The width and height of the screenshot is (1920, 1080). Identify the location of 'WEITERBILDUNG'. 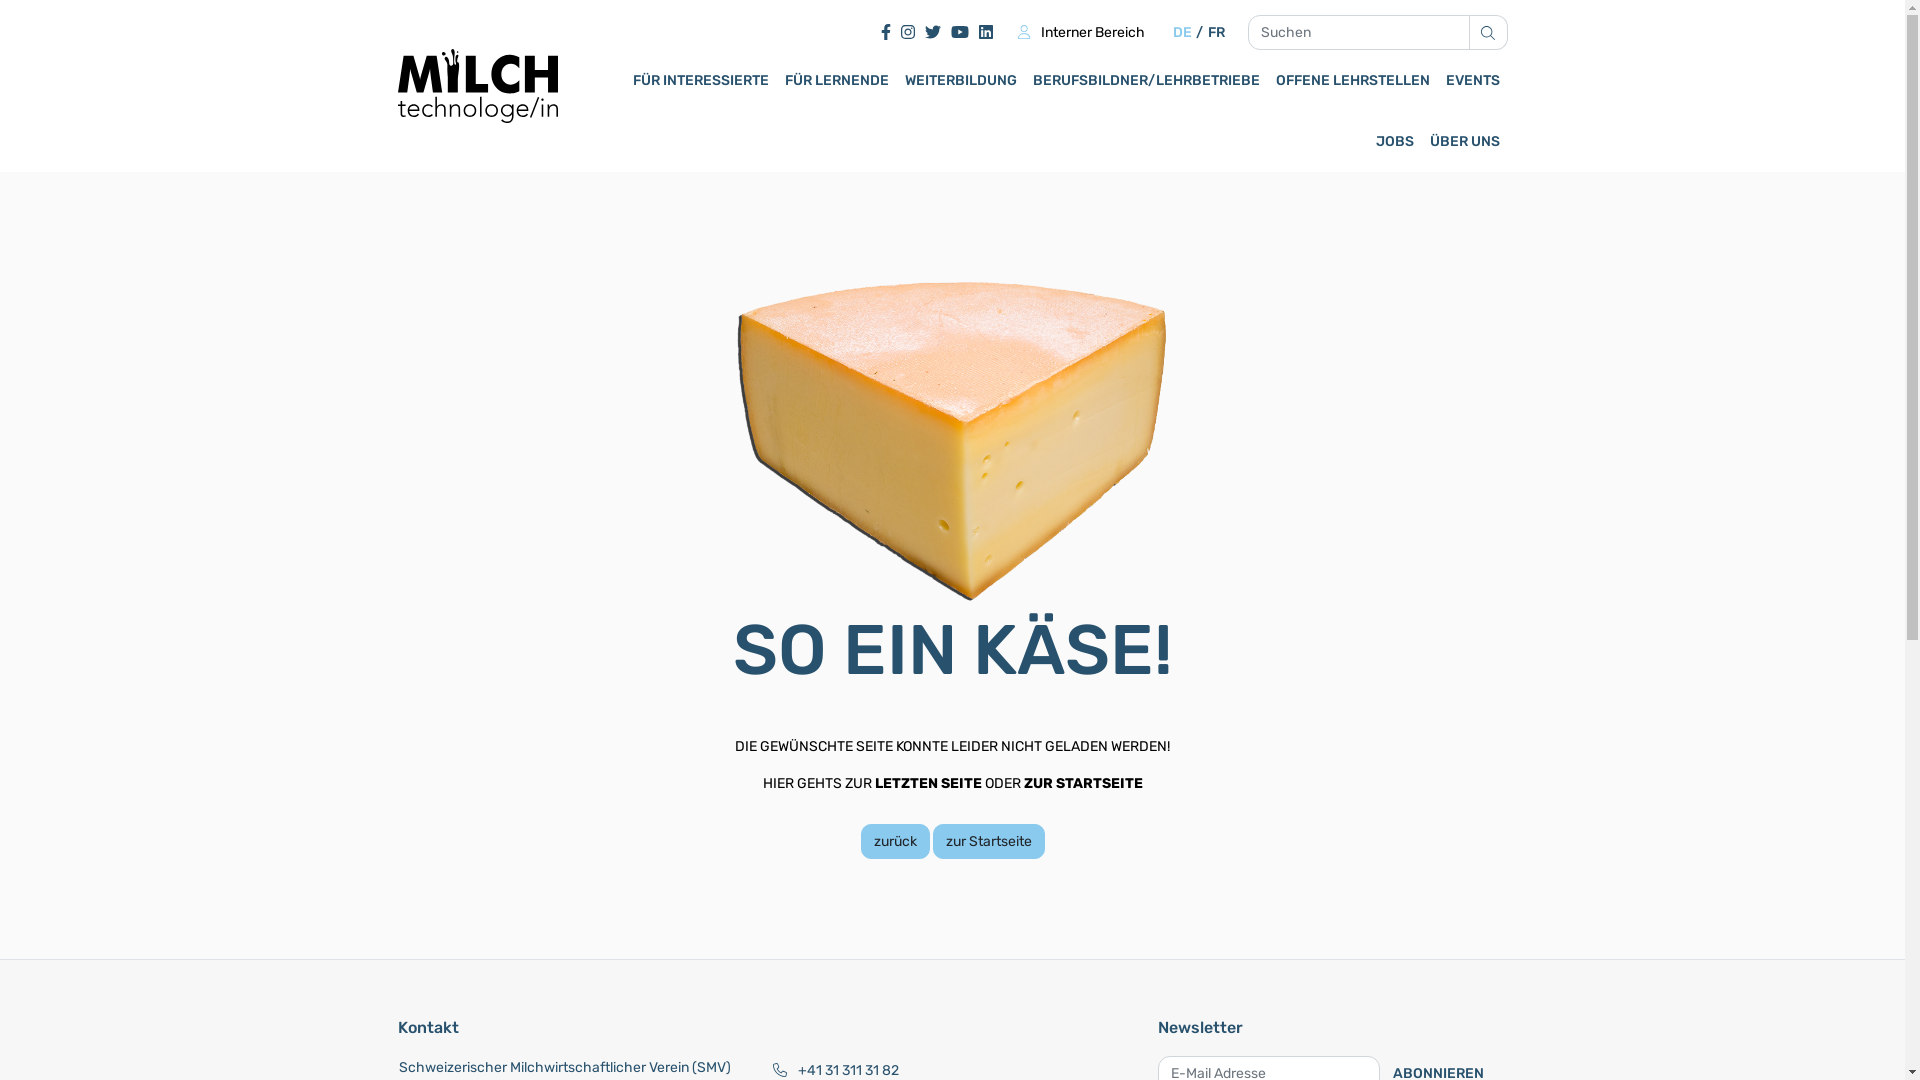
(960, 79).